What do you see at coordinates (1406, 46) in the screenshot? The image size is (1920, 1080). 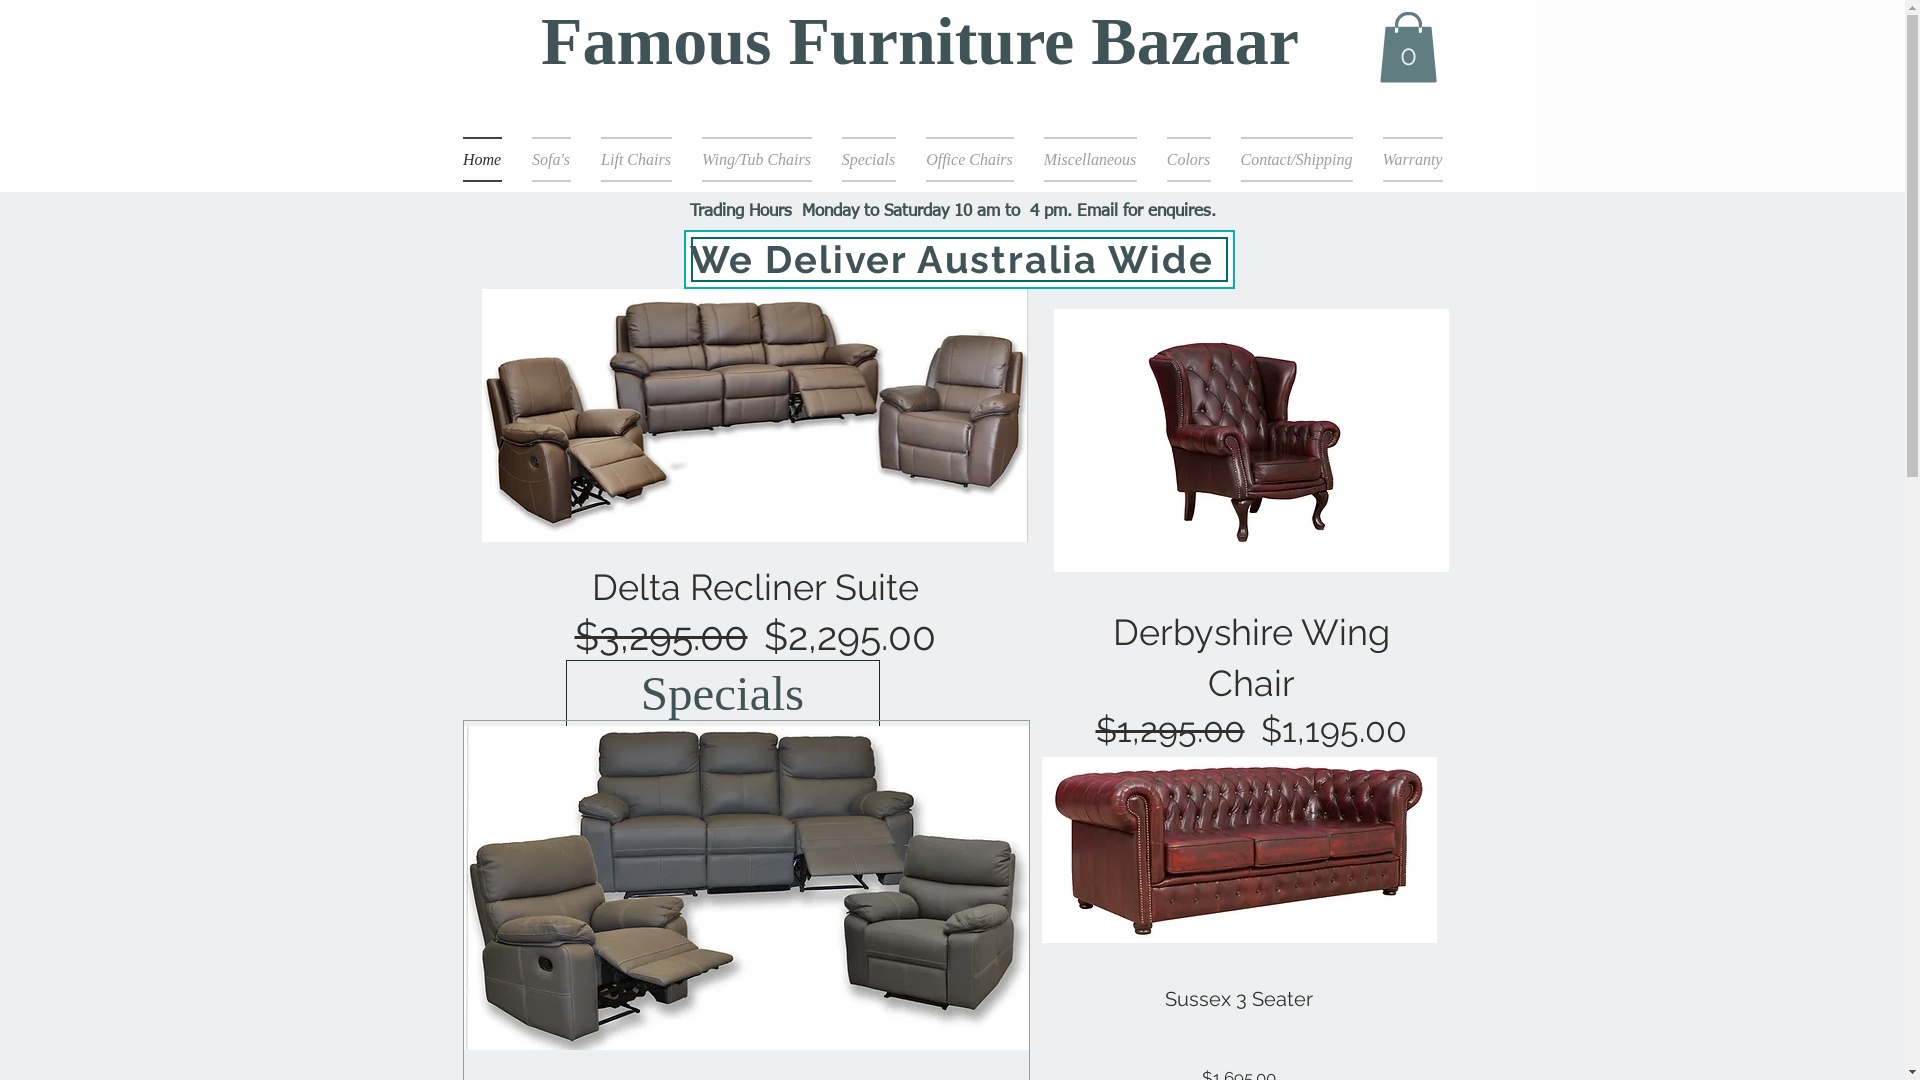 I see `'0'` at bounding box center [1406, 46].